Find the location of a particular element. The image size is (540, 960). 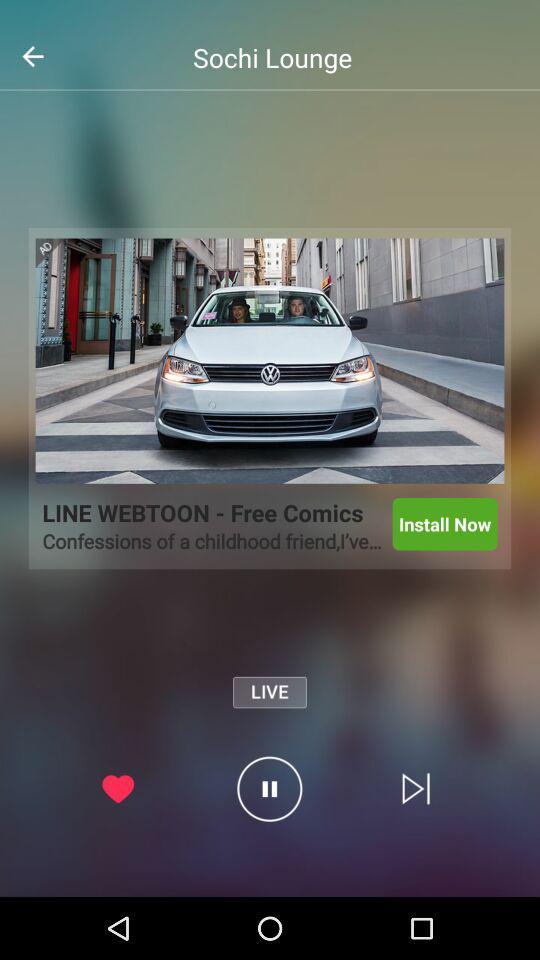

the arrow_backward icon is located at coordinates (31, 55).